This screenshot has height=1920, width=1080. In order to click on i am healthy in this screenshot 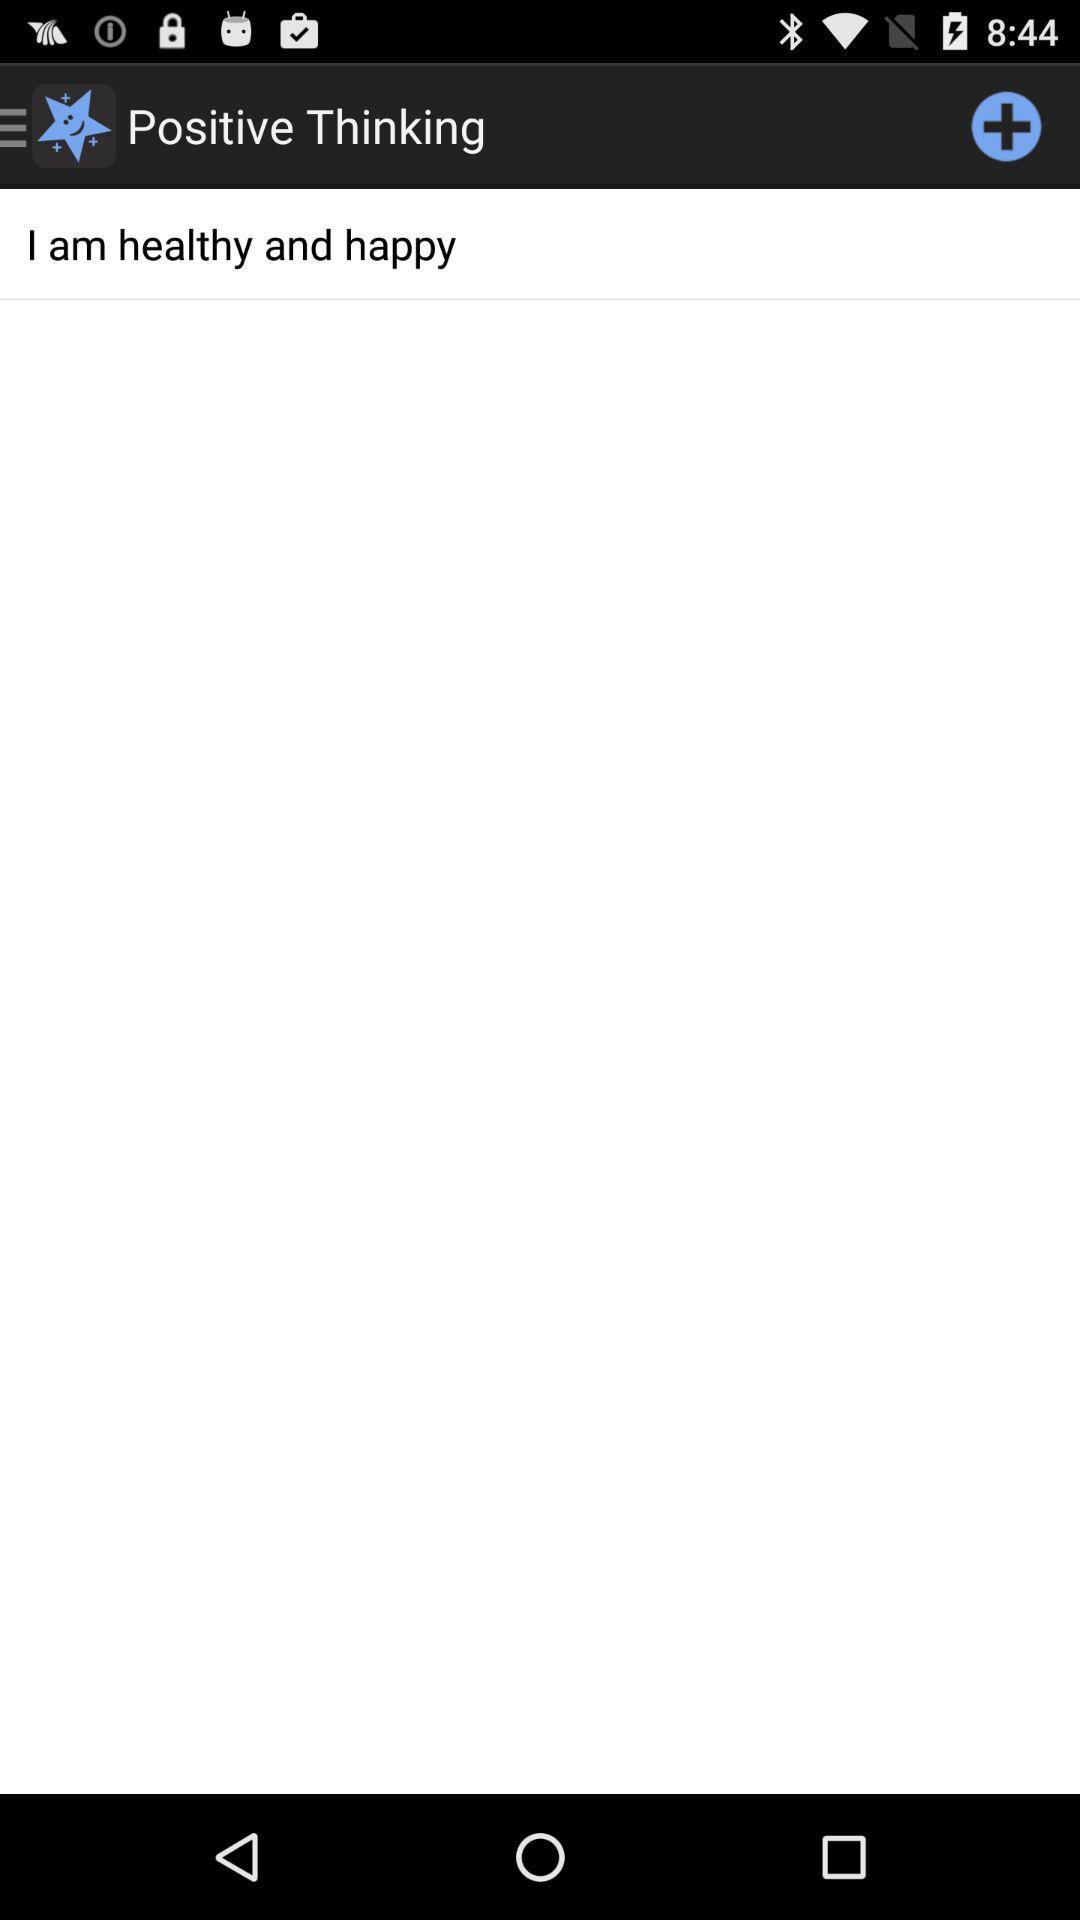, I will do `click(540, 242)`.